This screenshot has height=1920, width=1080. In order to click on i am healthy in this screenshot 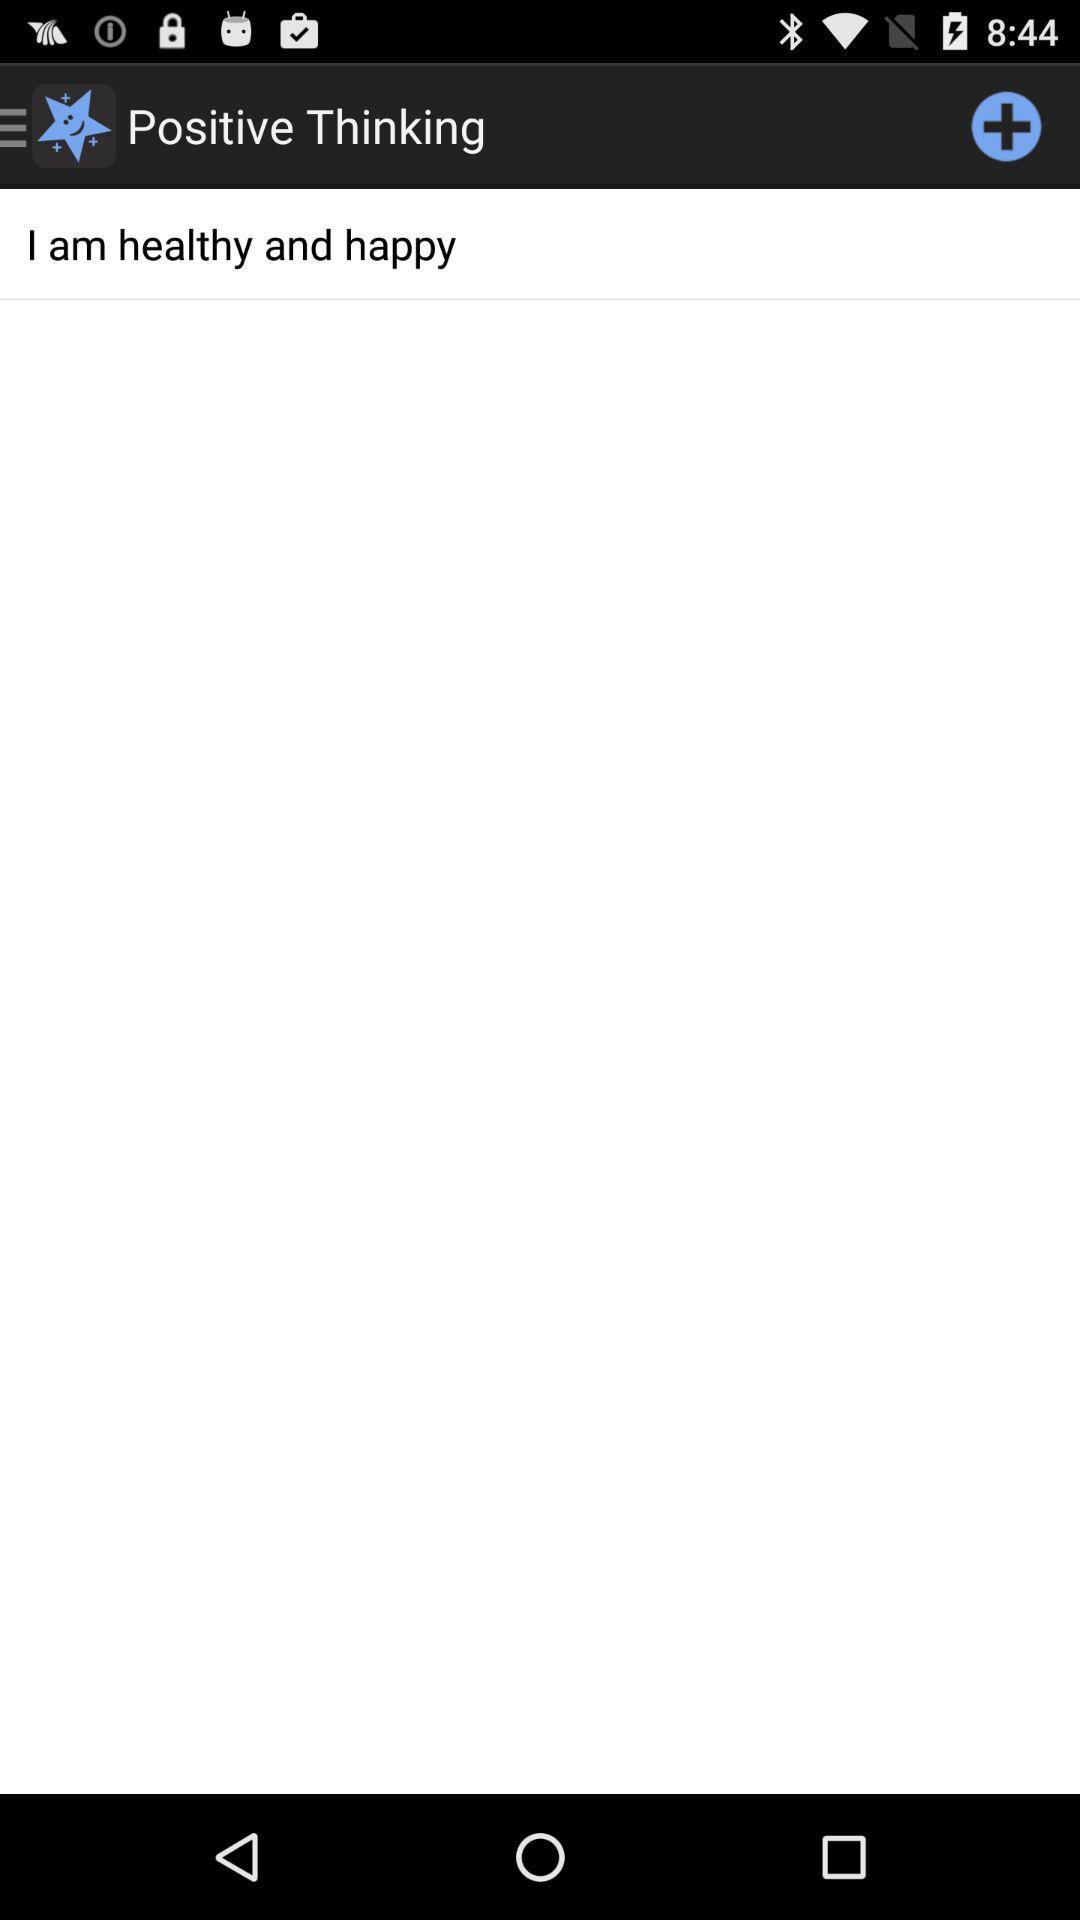, I will do `click(540, 242)`.